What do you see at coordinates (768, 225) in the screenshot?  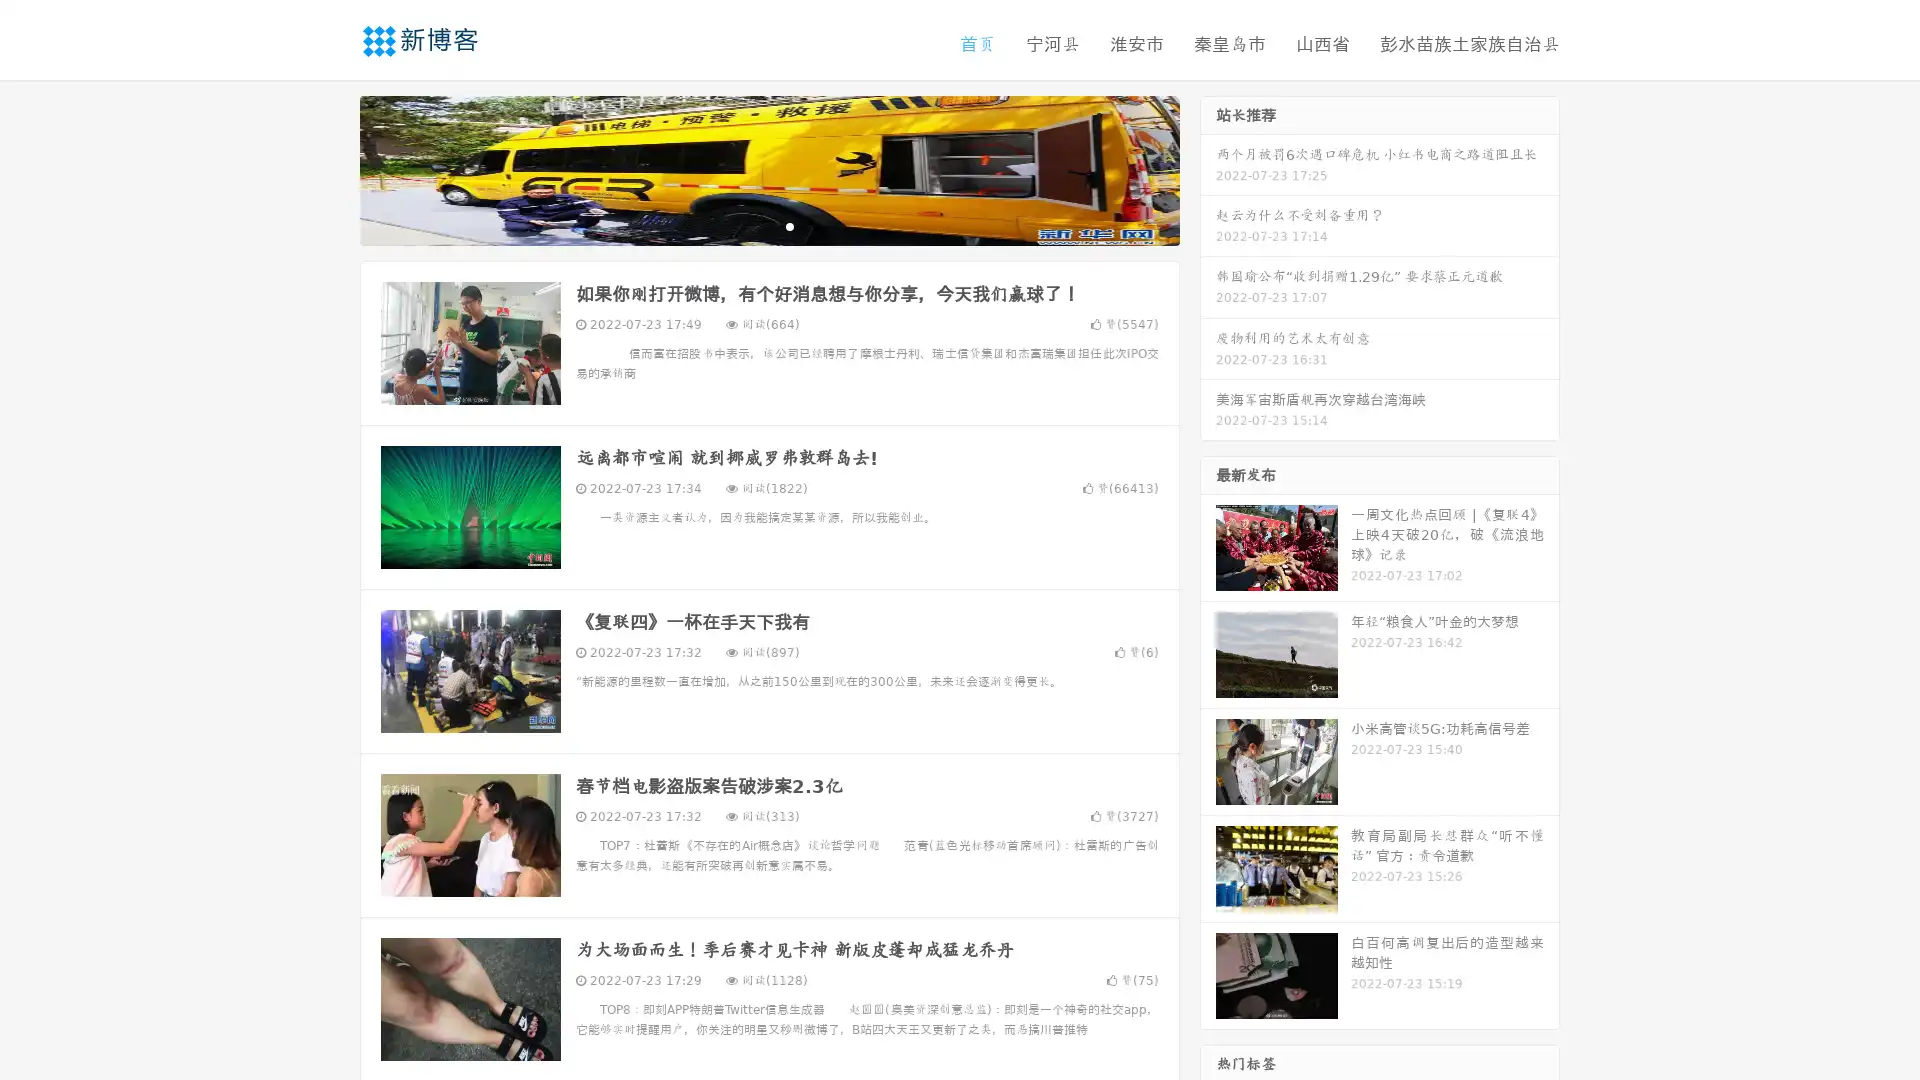 I see `Go to slide 2` at bounding box center [768, 225].